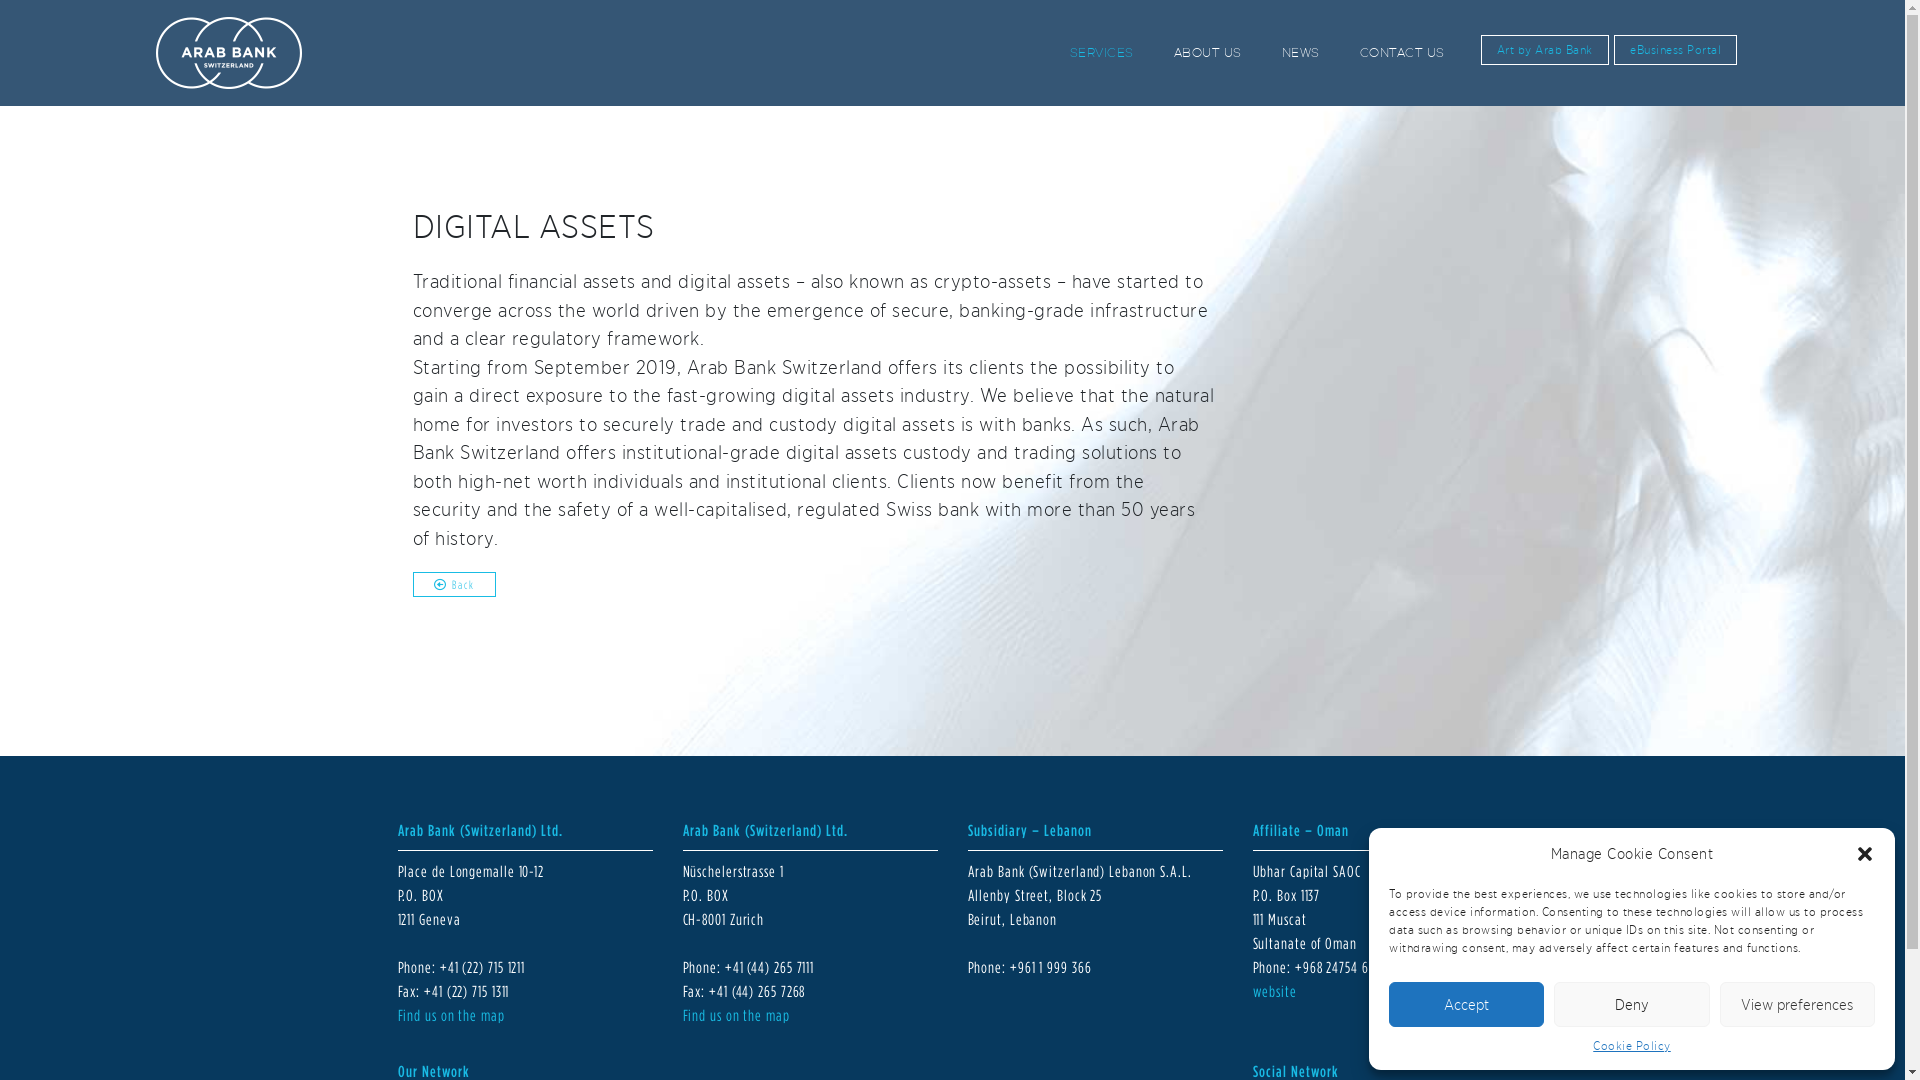 This screenshot has width=1920, height=1080. Describe the element at coordinates (1300, 52) in the screenshot. I see `'NEWS'` at that location.